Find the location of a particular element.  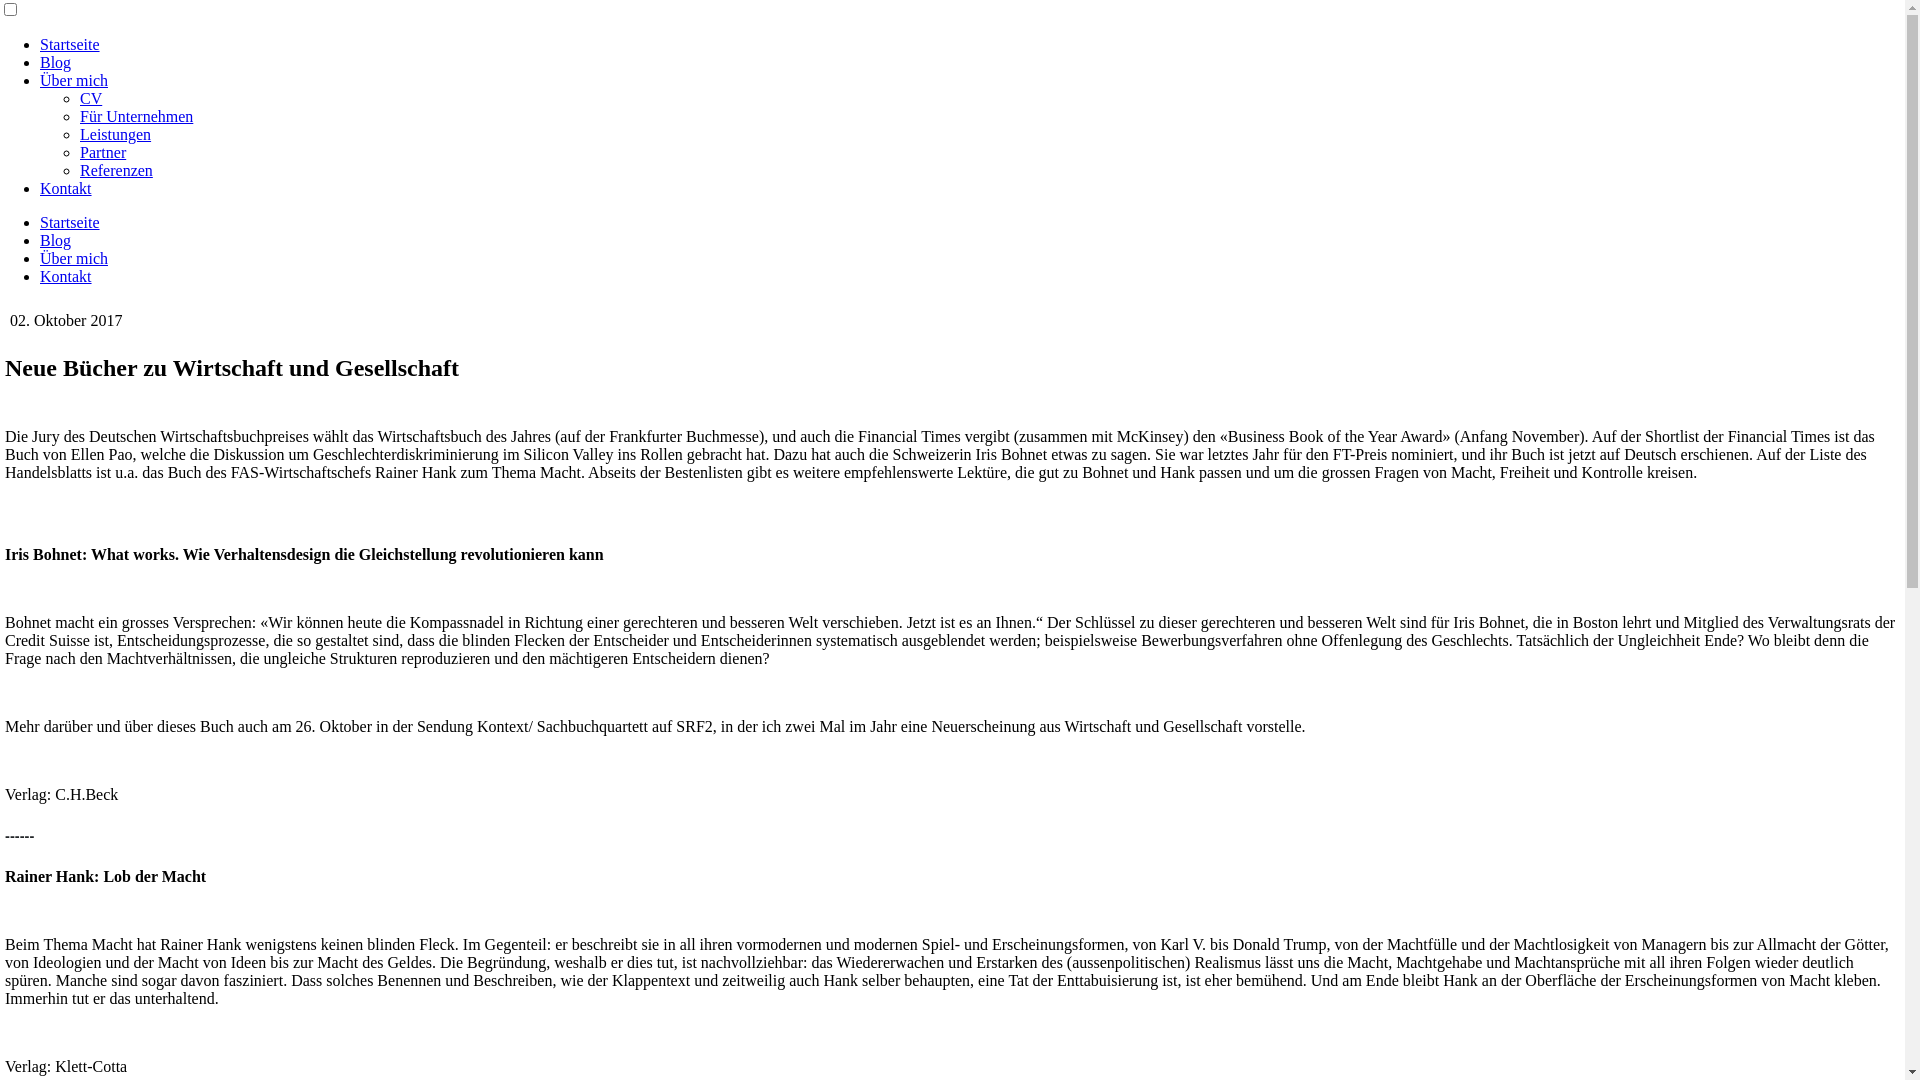

'Startseite' is located at coordinates (70, 222).